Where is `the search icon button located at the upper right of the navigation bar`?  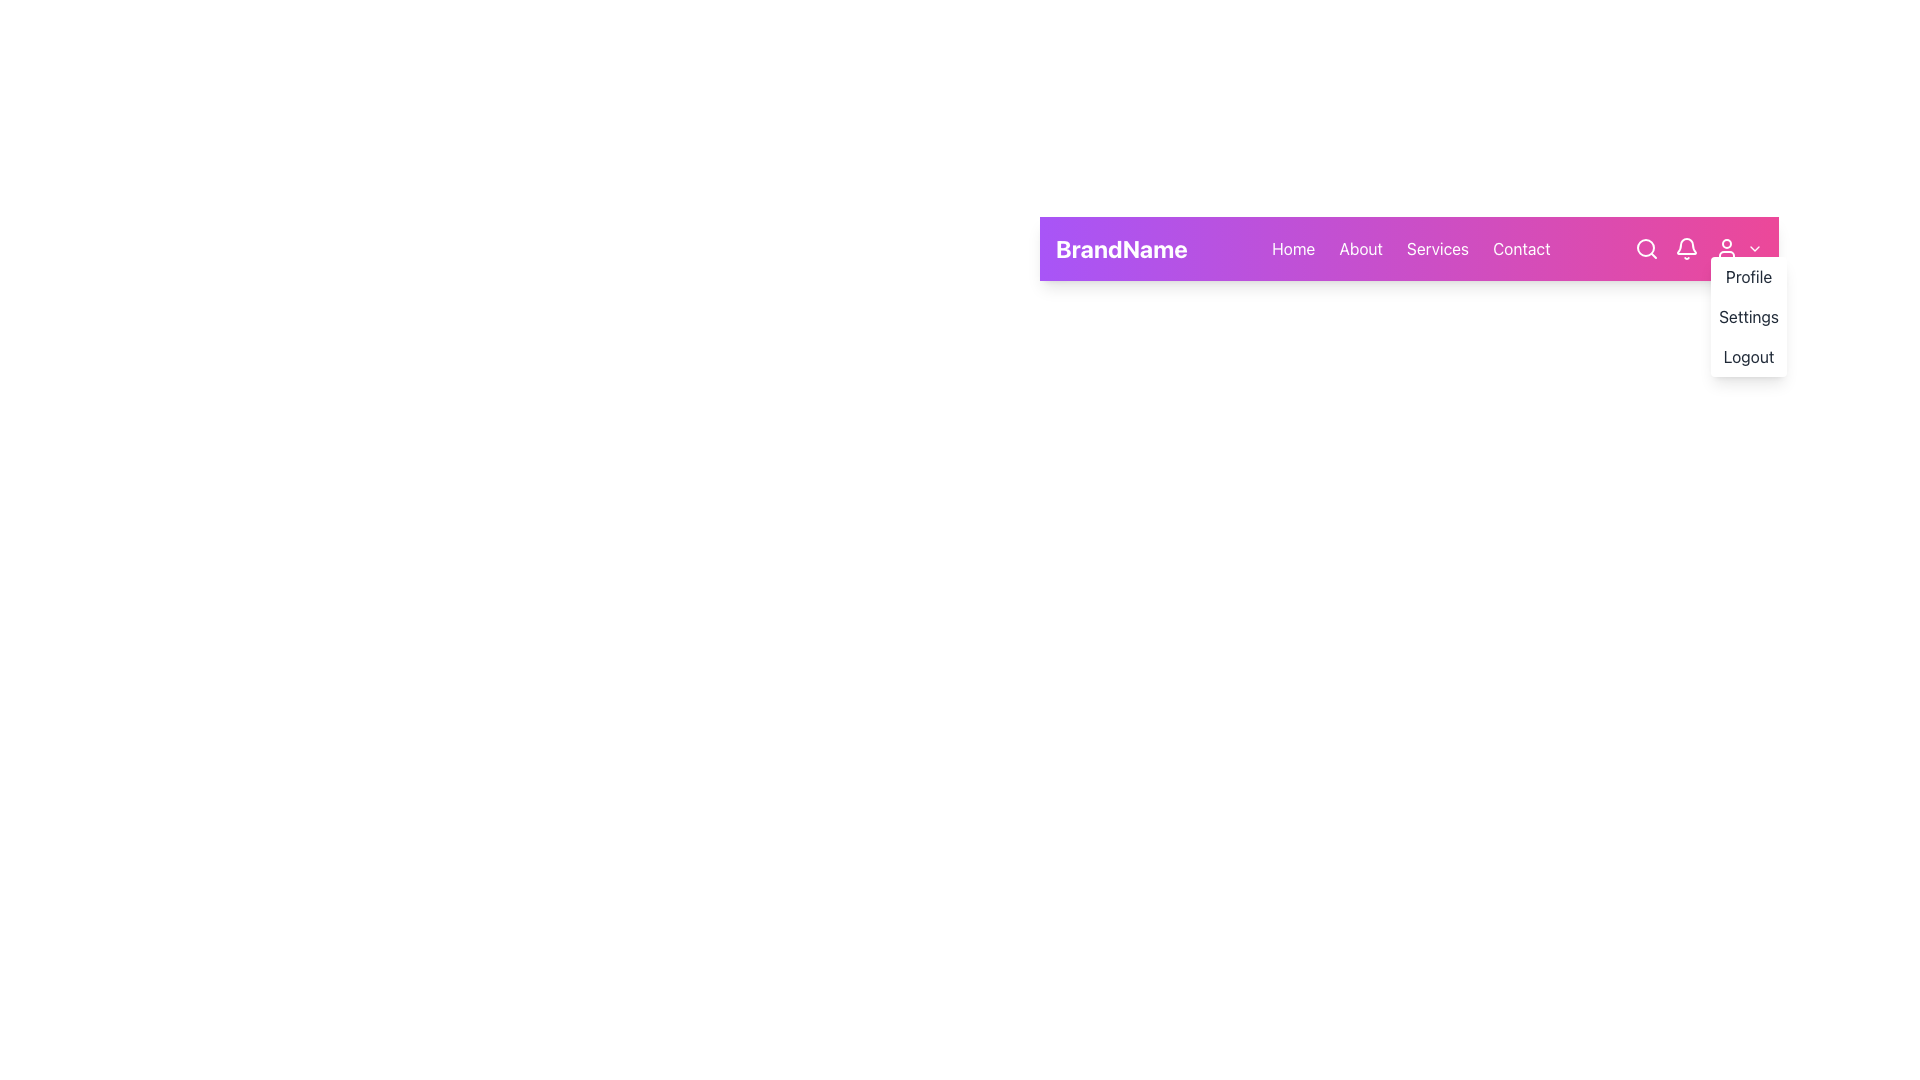
the search icon button located at the upper right of the navigation bar is located at coordinates (1646, 248).